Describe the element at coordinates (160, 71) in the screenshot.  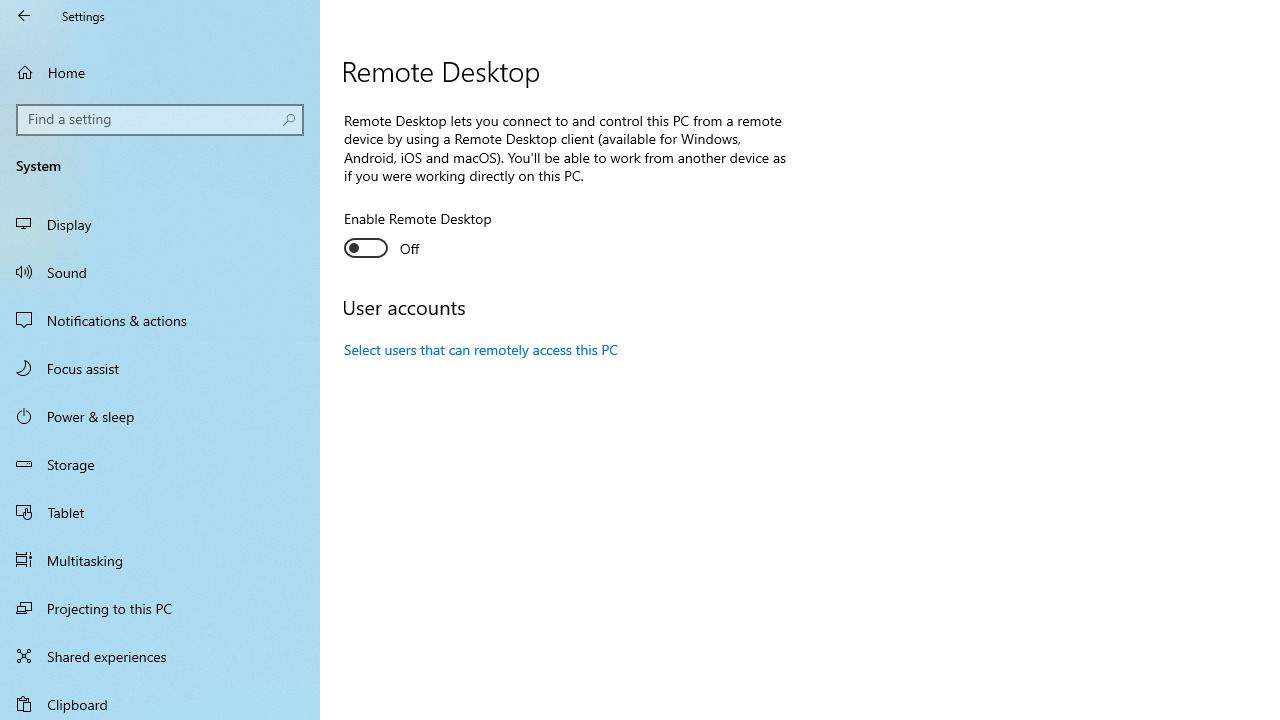
I see `'Home'` at that location.